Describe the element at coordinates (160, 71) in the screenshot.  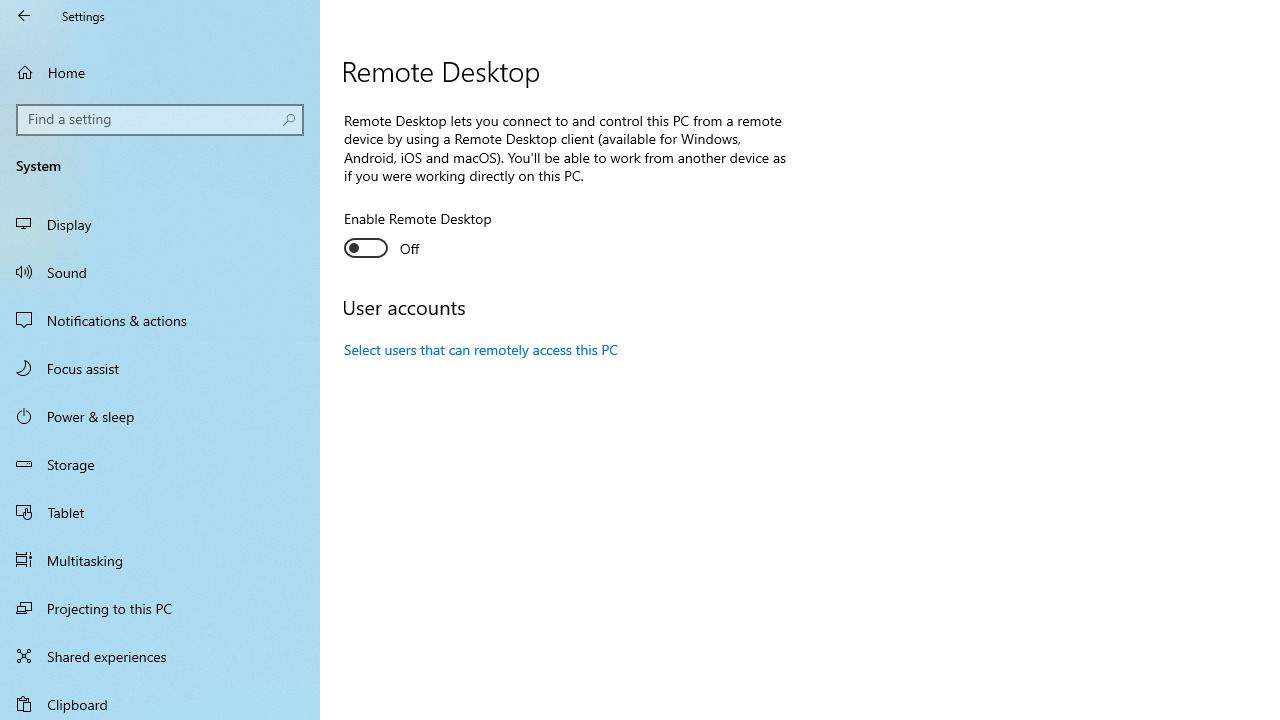
I see `'Home'` at that location.